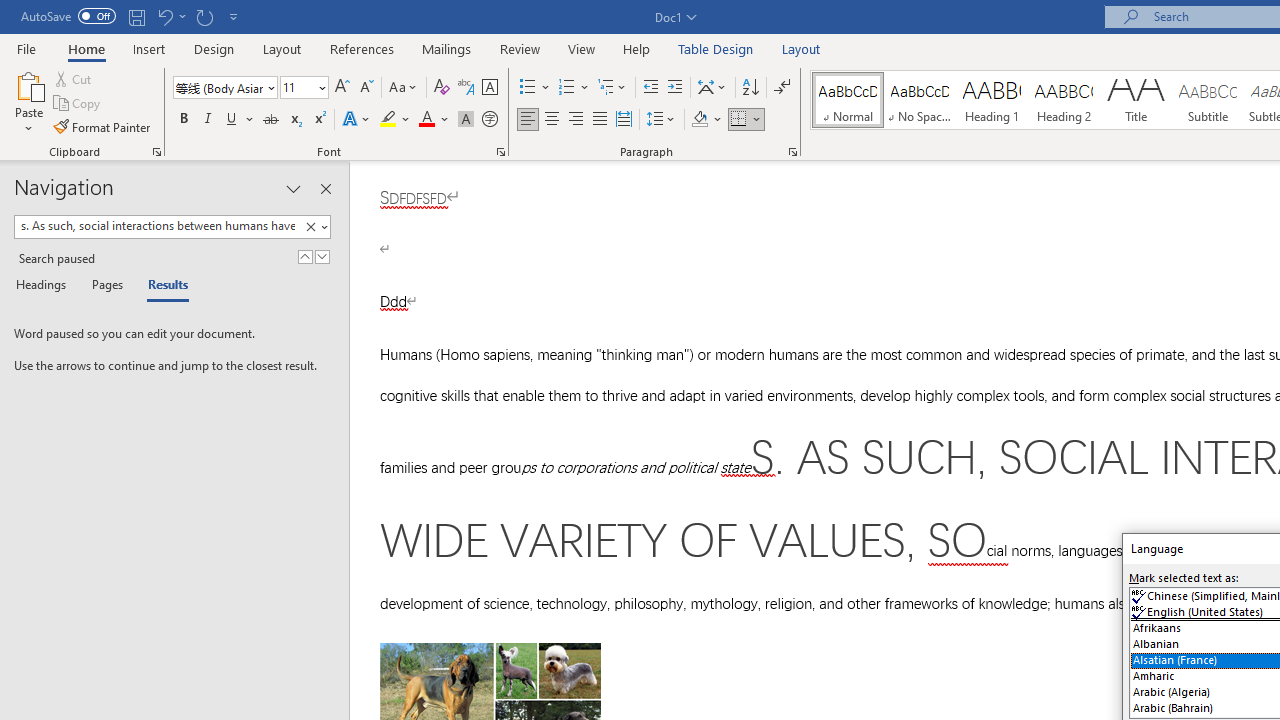 The image size is (1280, 720). Describe the element at coordinates (135, 16) in the screenshot. I see `'Save'` at that location.